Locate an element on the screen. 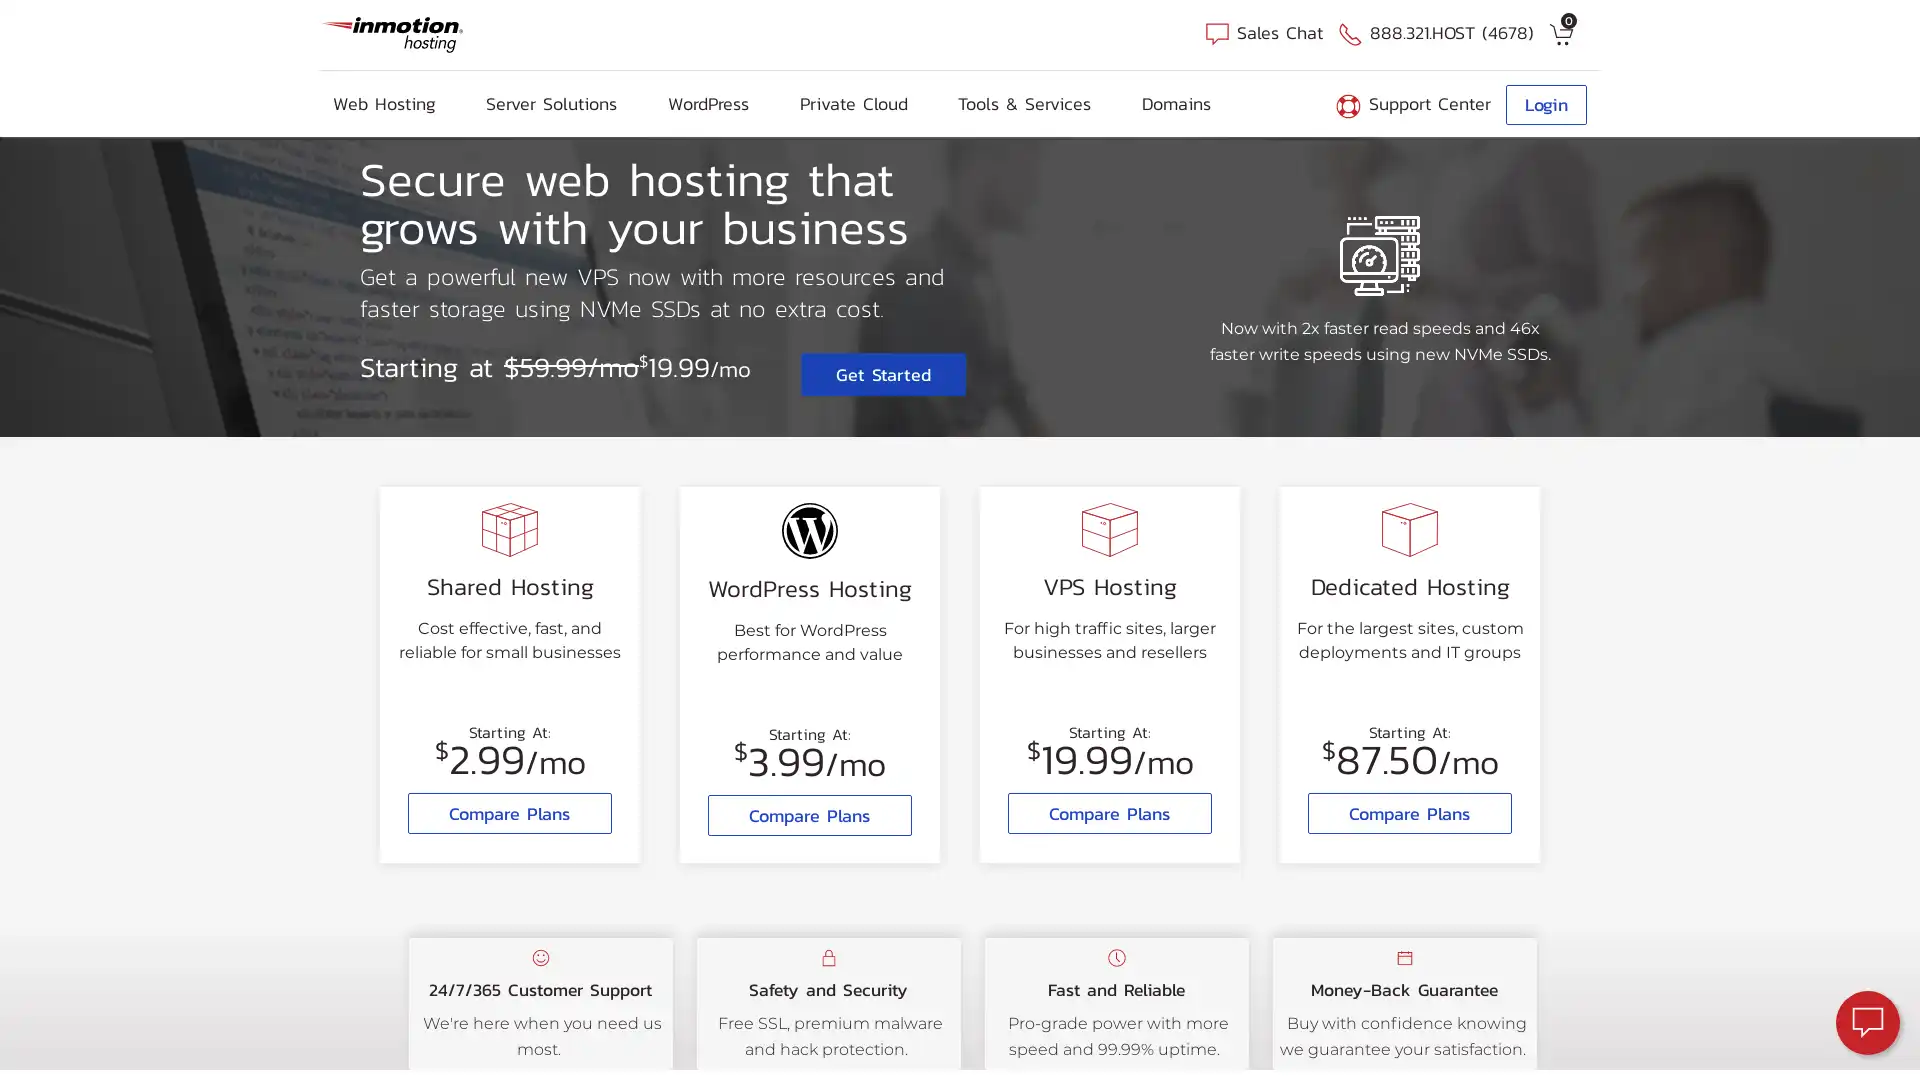 Image resolution: width=1920 pixels, height=1080 pixels. Compare Plans is located at coordinates (1408, 813).